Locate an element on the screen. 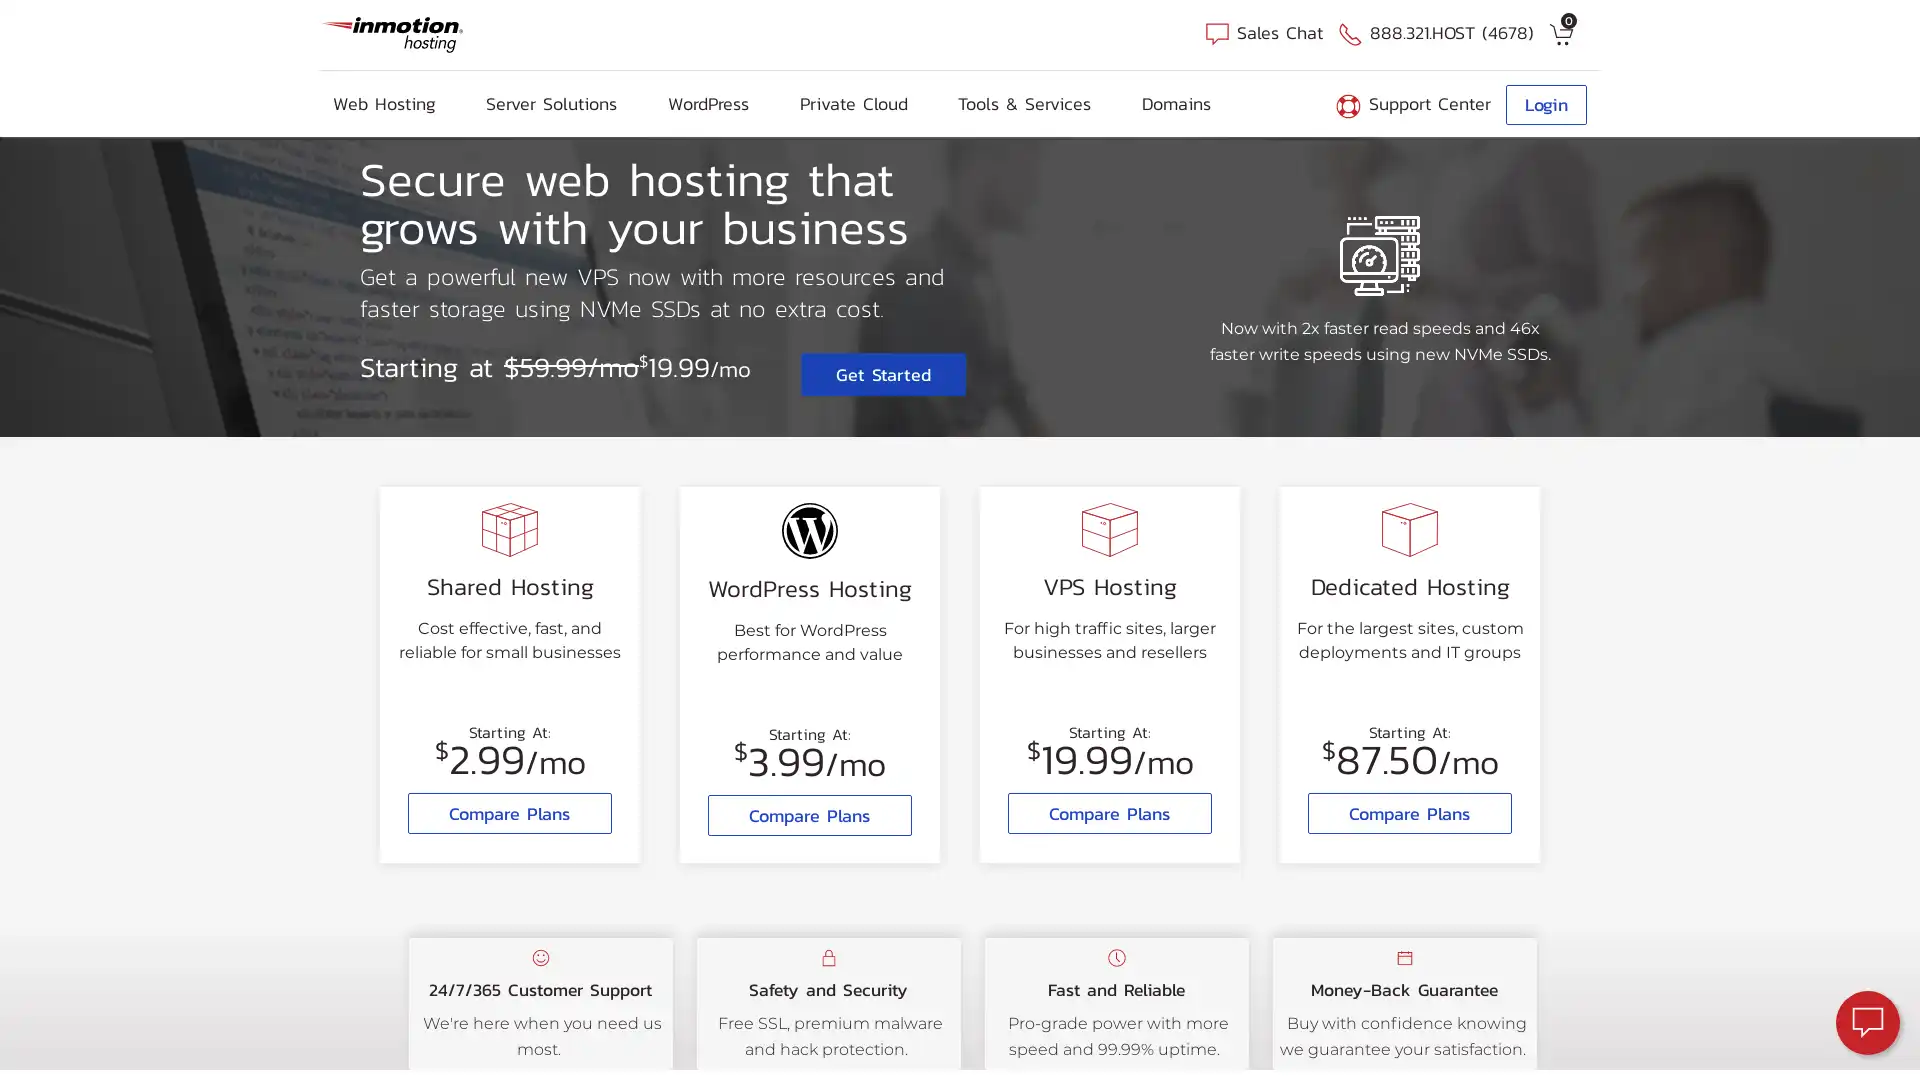 Image resolution: width=1920 pixels, height=1080 pixels. Compare Plans is located at coordinates (1408, 813).